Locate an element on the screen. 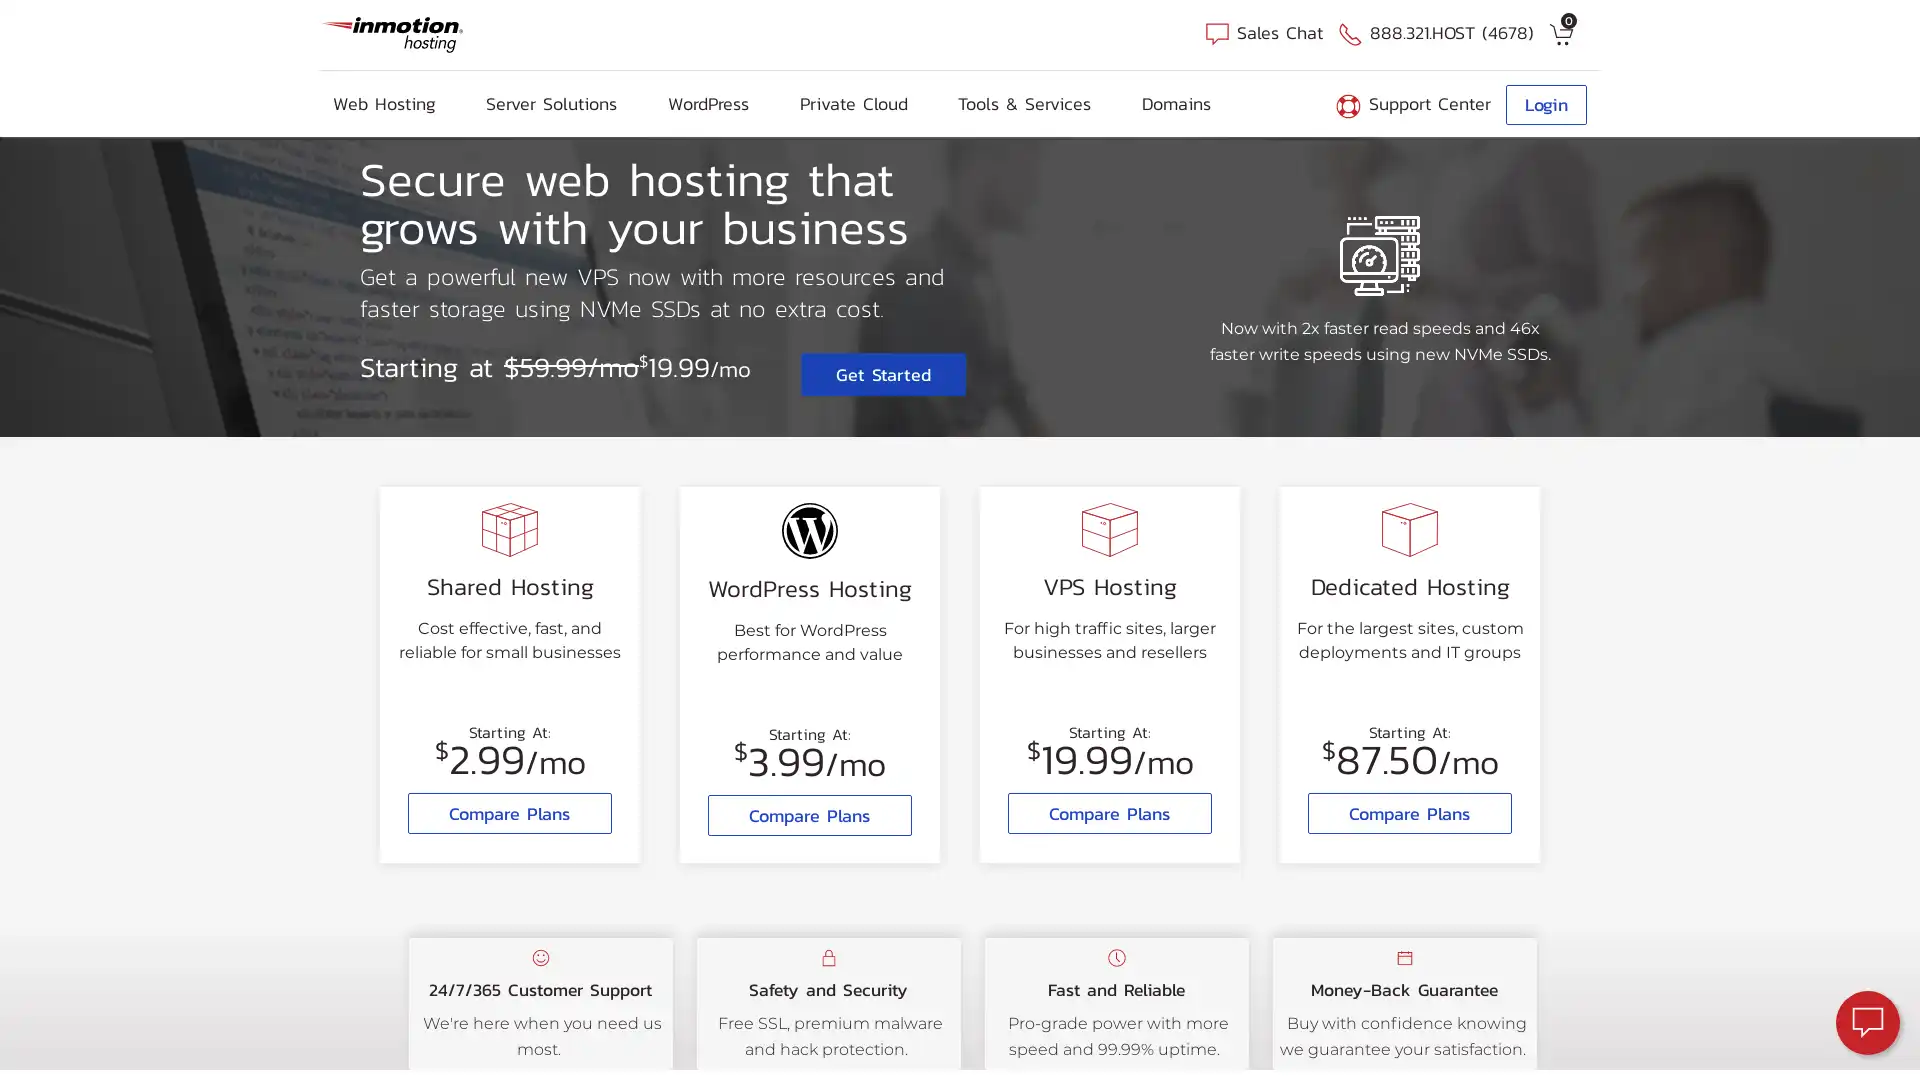 Image resolution: width=1920 pixels, height=1080 pixels. Compare Plans is located at coordinates (1408, 813).